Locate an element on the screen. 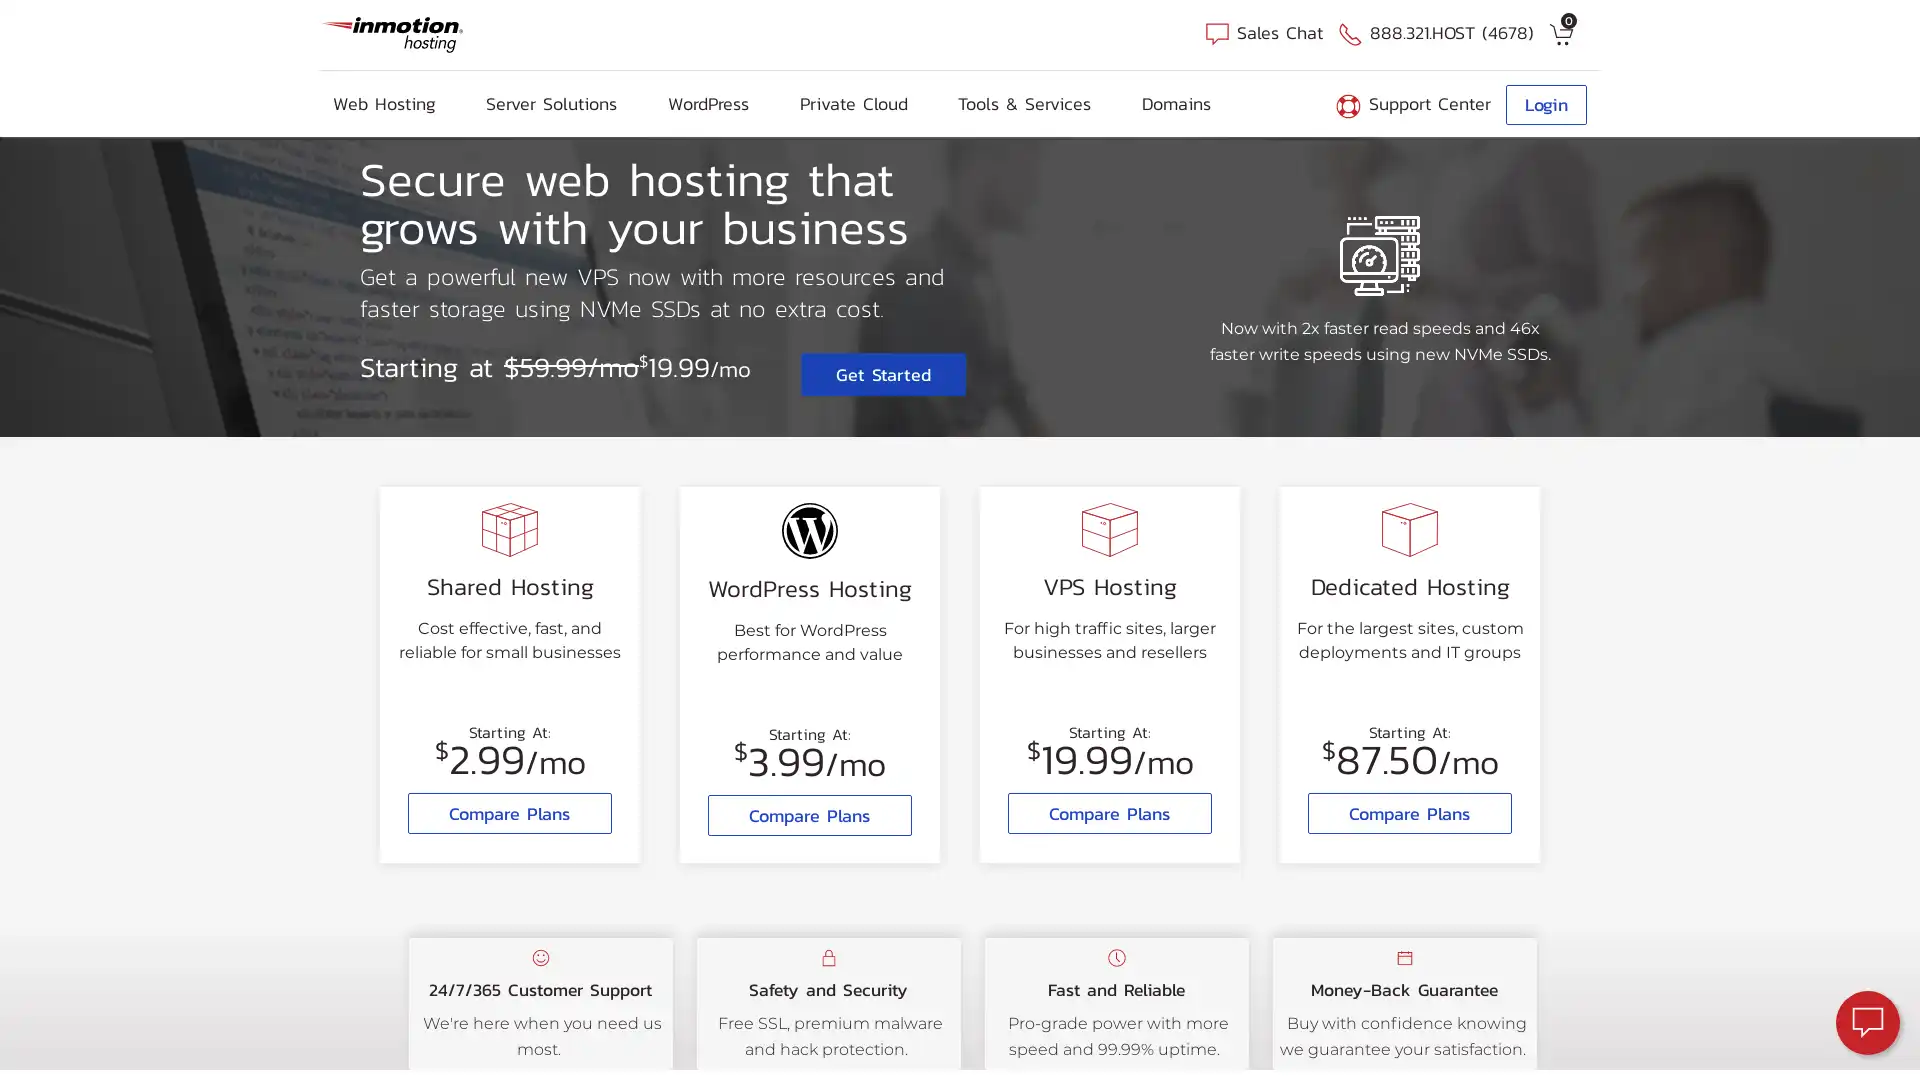 Image resolution: width=1920 pixels, height=1080 pixels. Compare Plans is located at coordinates (1408, 813).